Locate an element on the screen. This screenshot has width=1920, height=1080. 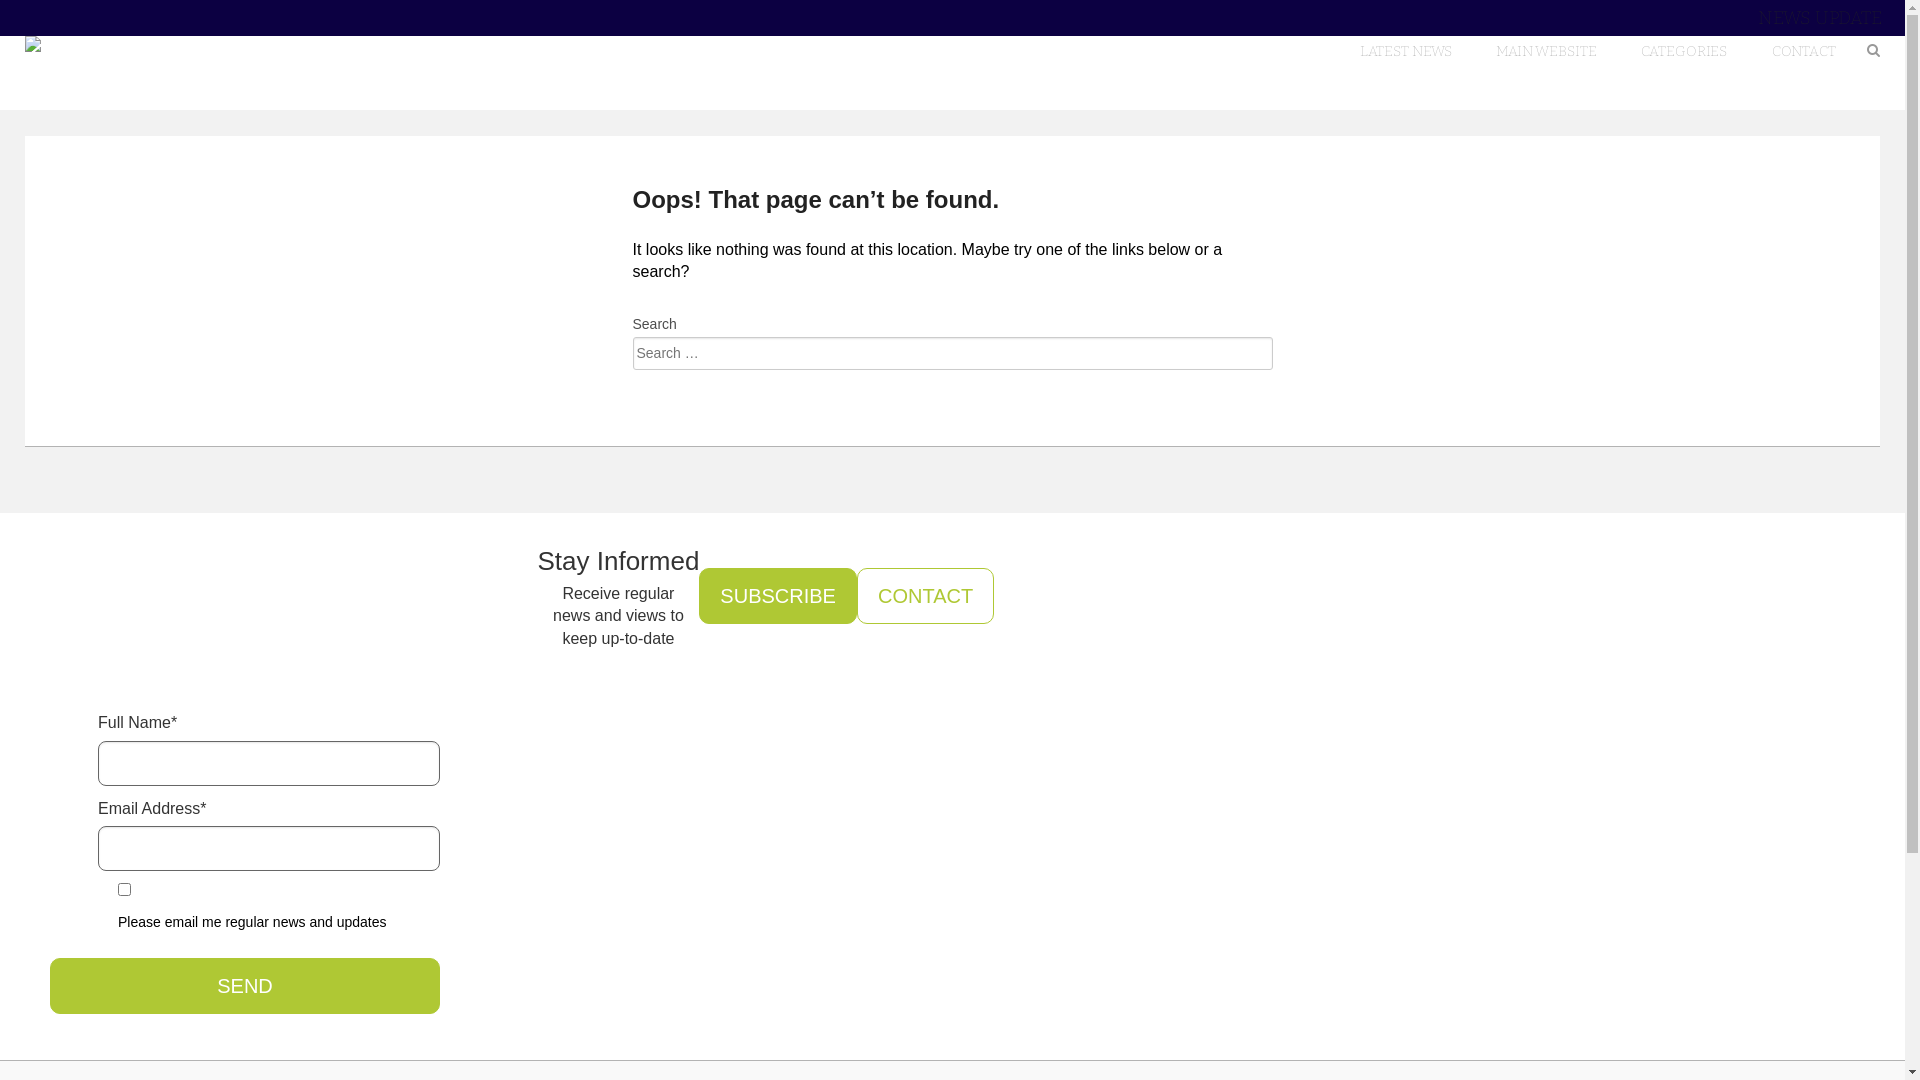
'MAIN WEBSITE' is located at coordinates (1545, 50).